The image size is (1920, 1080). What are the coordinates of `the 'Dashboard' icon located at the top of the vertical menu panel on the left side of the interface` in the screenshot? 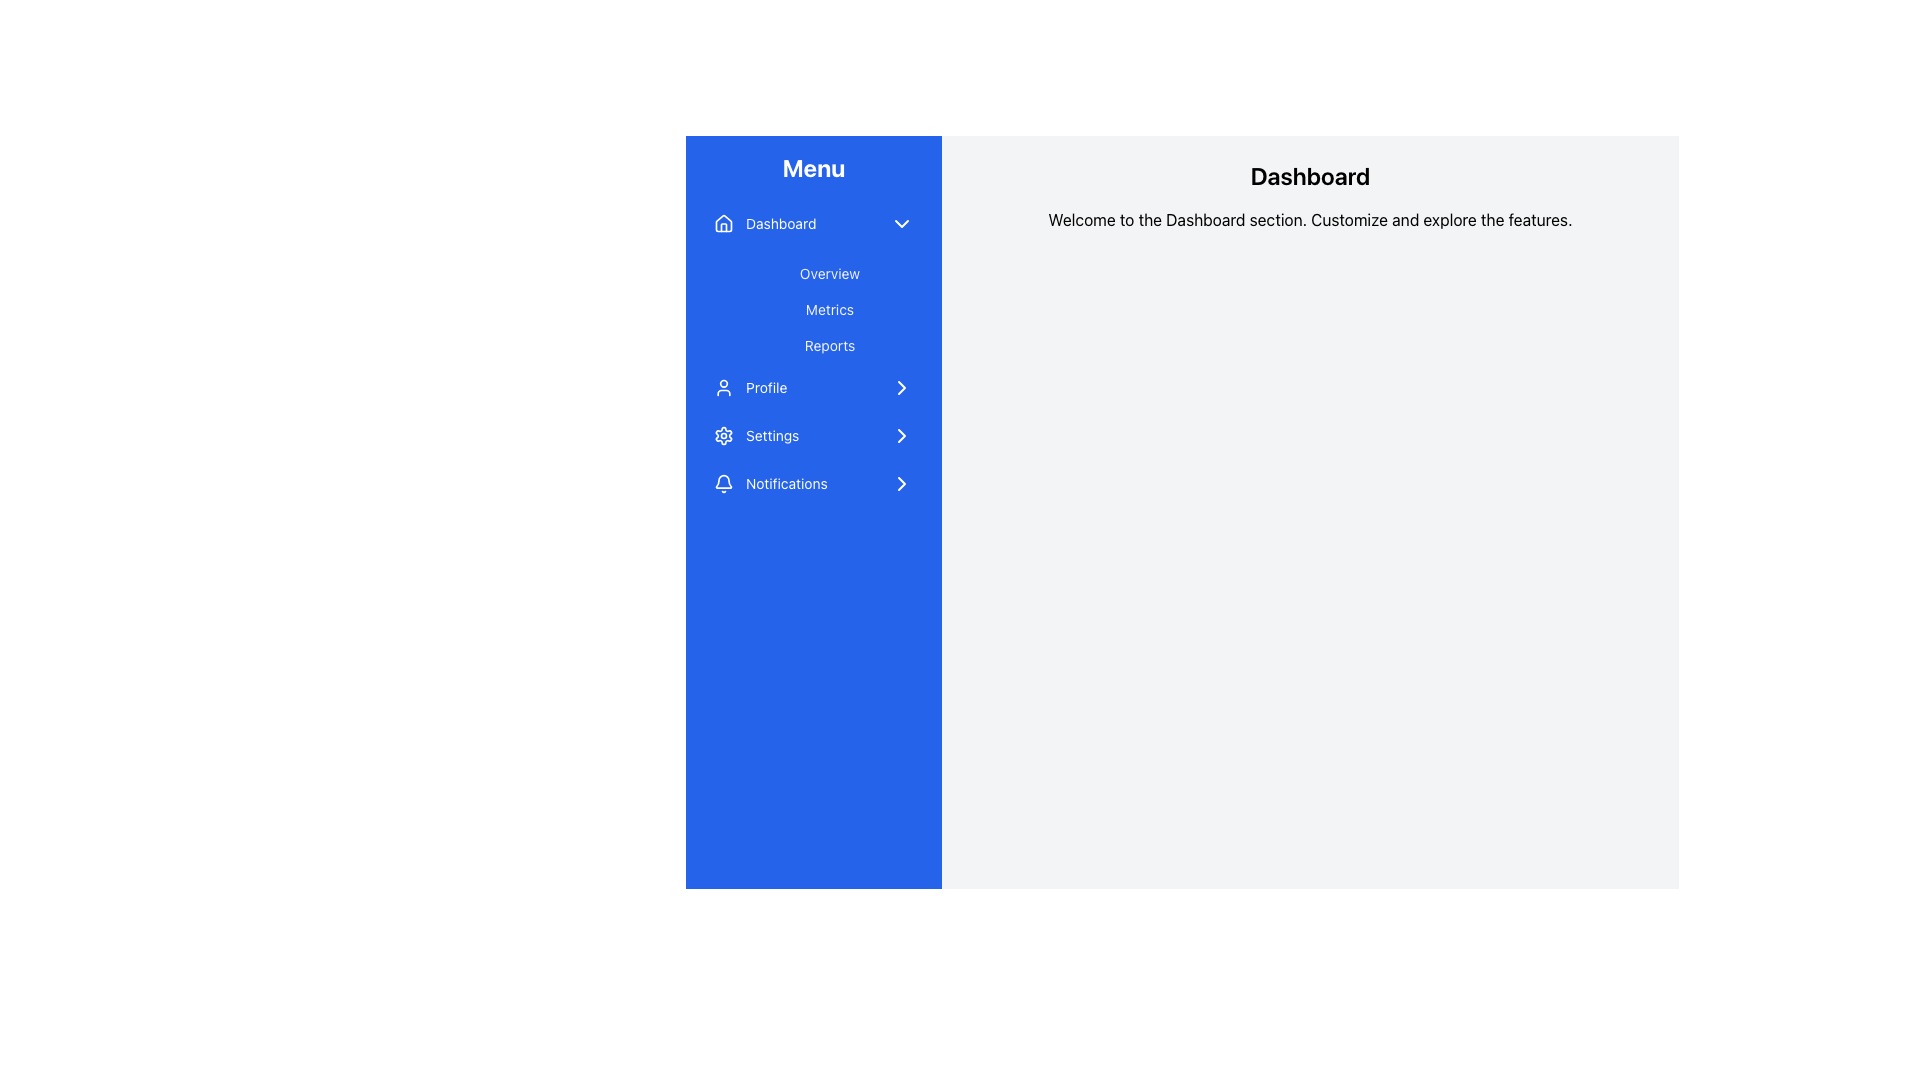 It's located at (723, 223).